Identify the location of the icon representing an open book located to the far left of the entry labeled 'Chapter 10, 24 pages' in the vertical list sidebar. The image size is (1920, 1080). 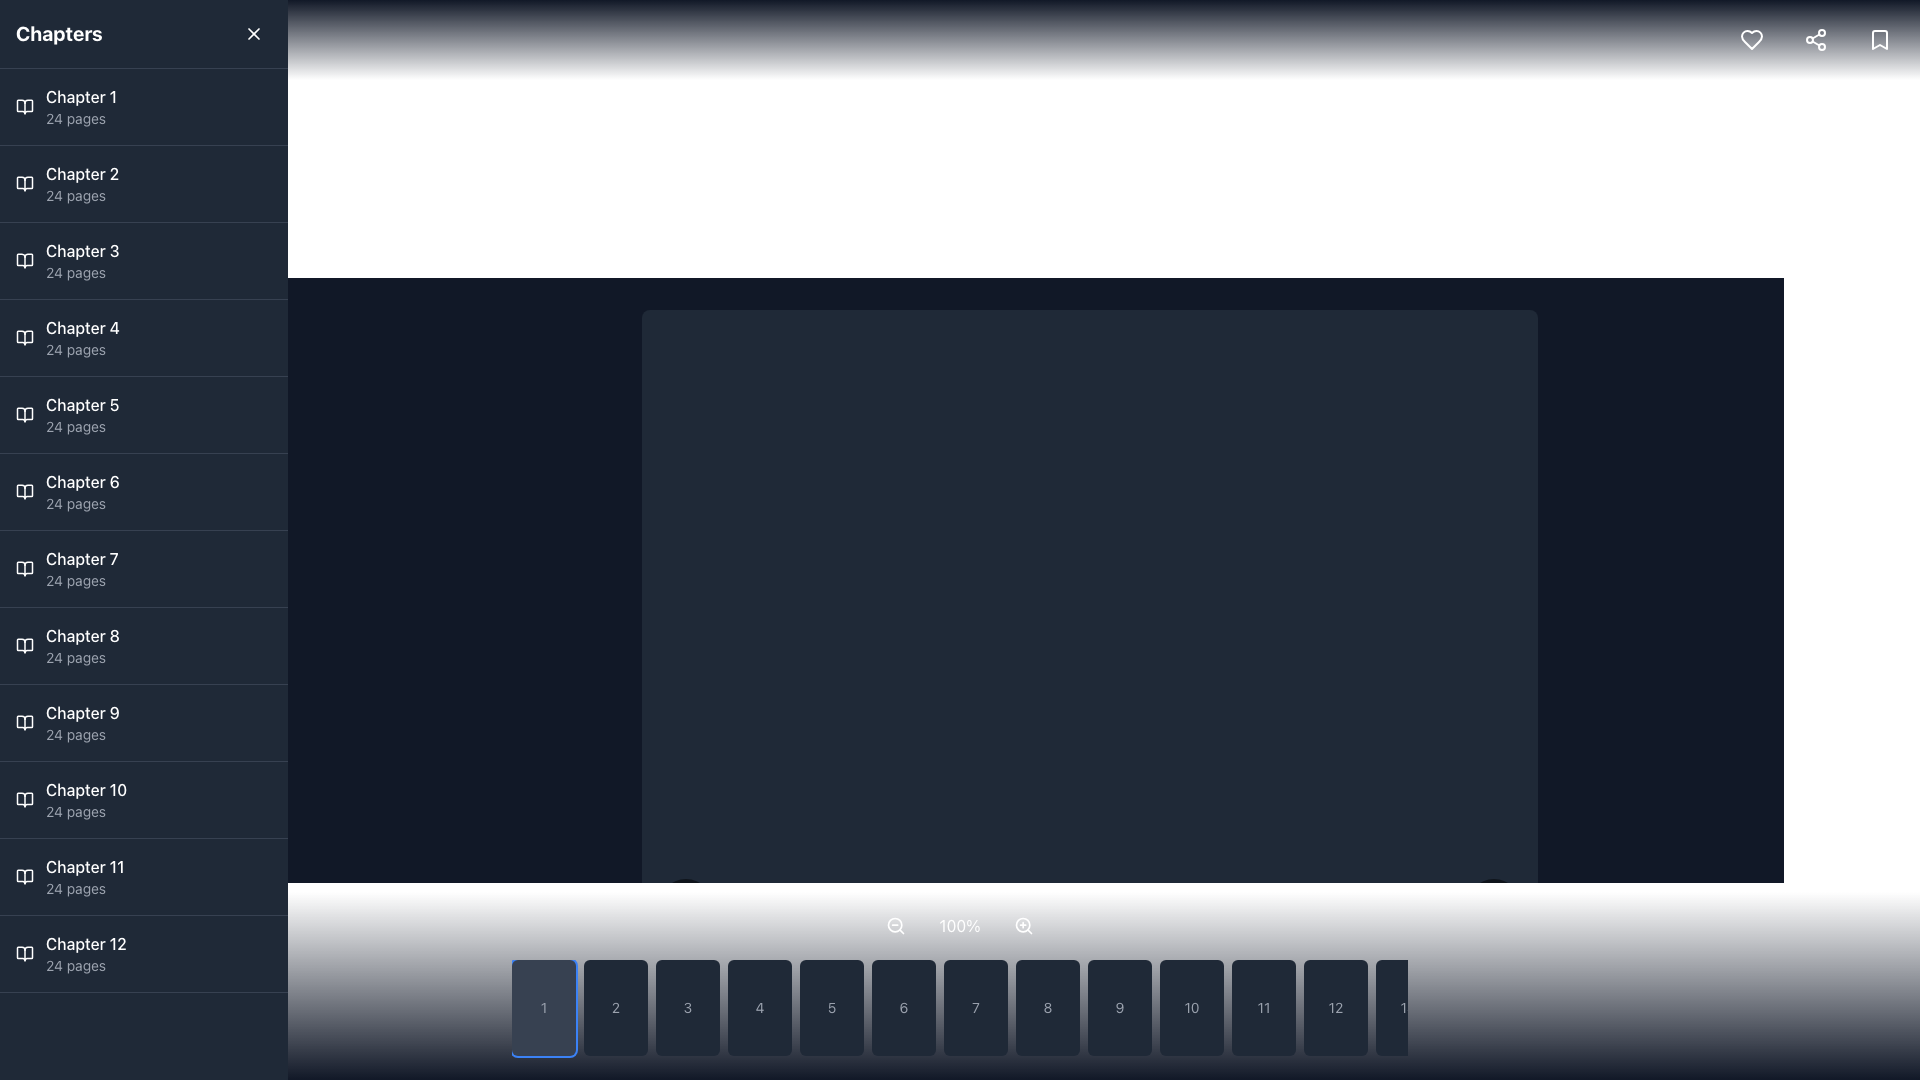
(24, 798).